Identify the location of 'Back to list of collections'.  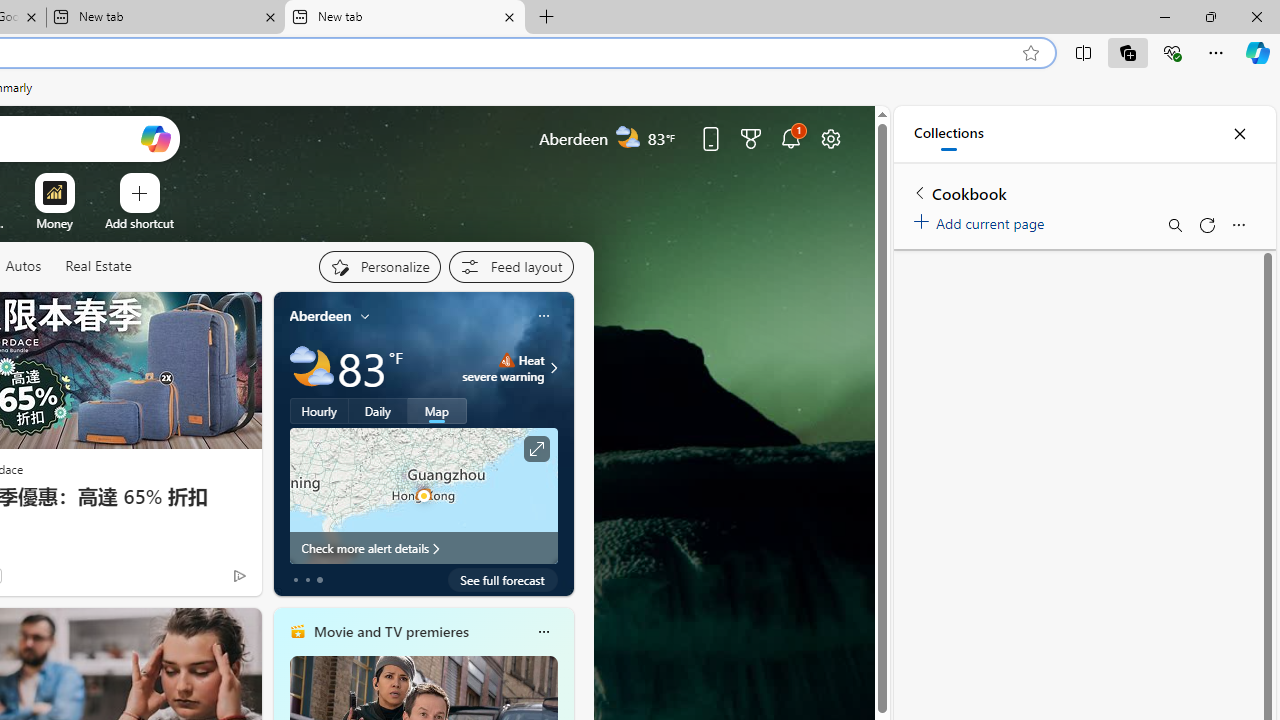
(919, 192).